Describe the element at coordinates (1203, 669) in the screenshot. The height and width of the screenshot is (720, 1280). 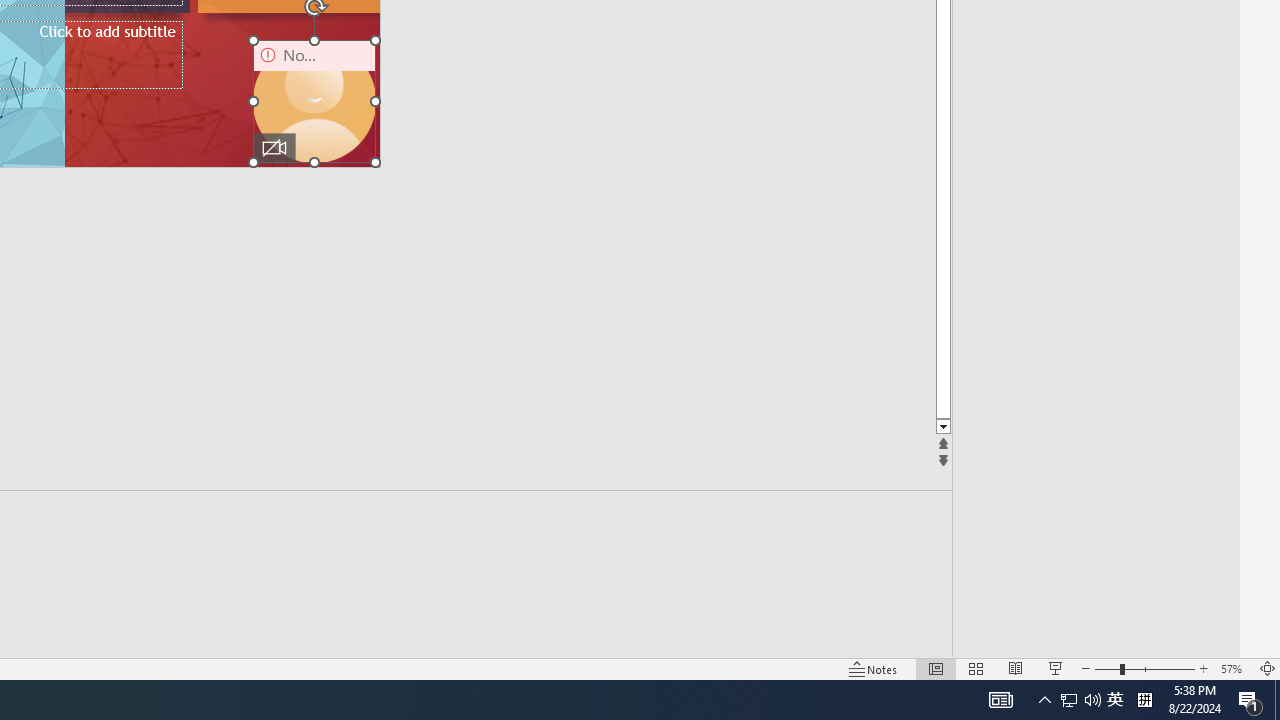
I see `'Zoom In'` at that location.